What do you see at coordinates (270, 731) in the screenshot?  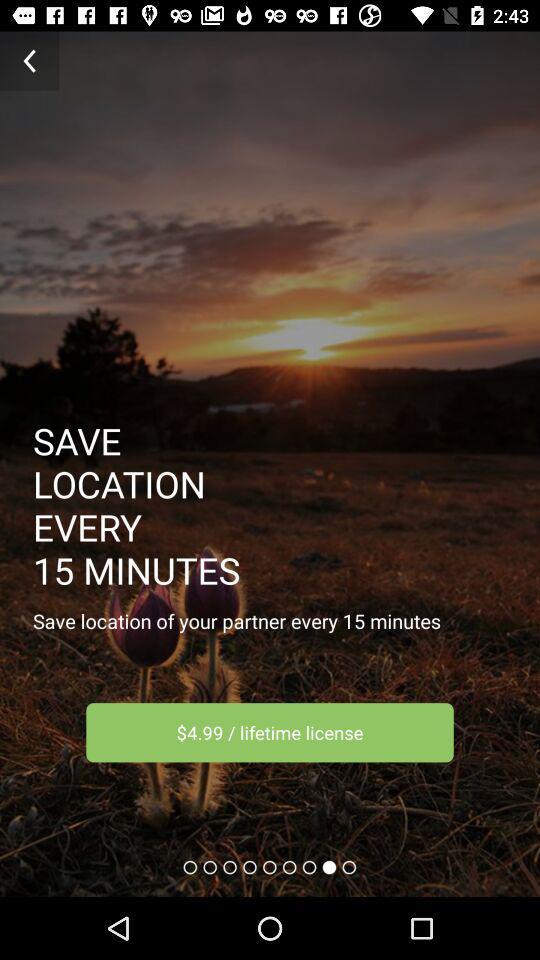 I see `icon below the save location of item` at bounding box center [270, 731].